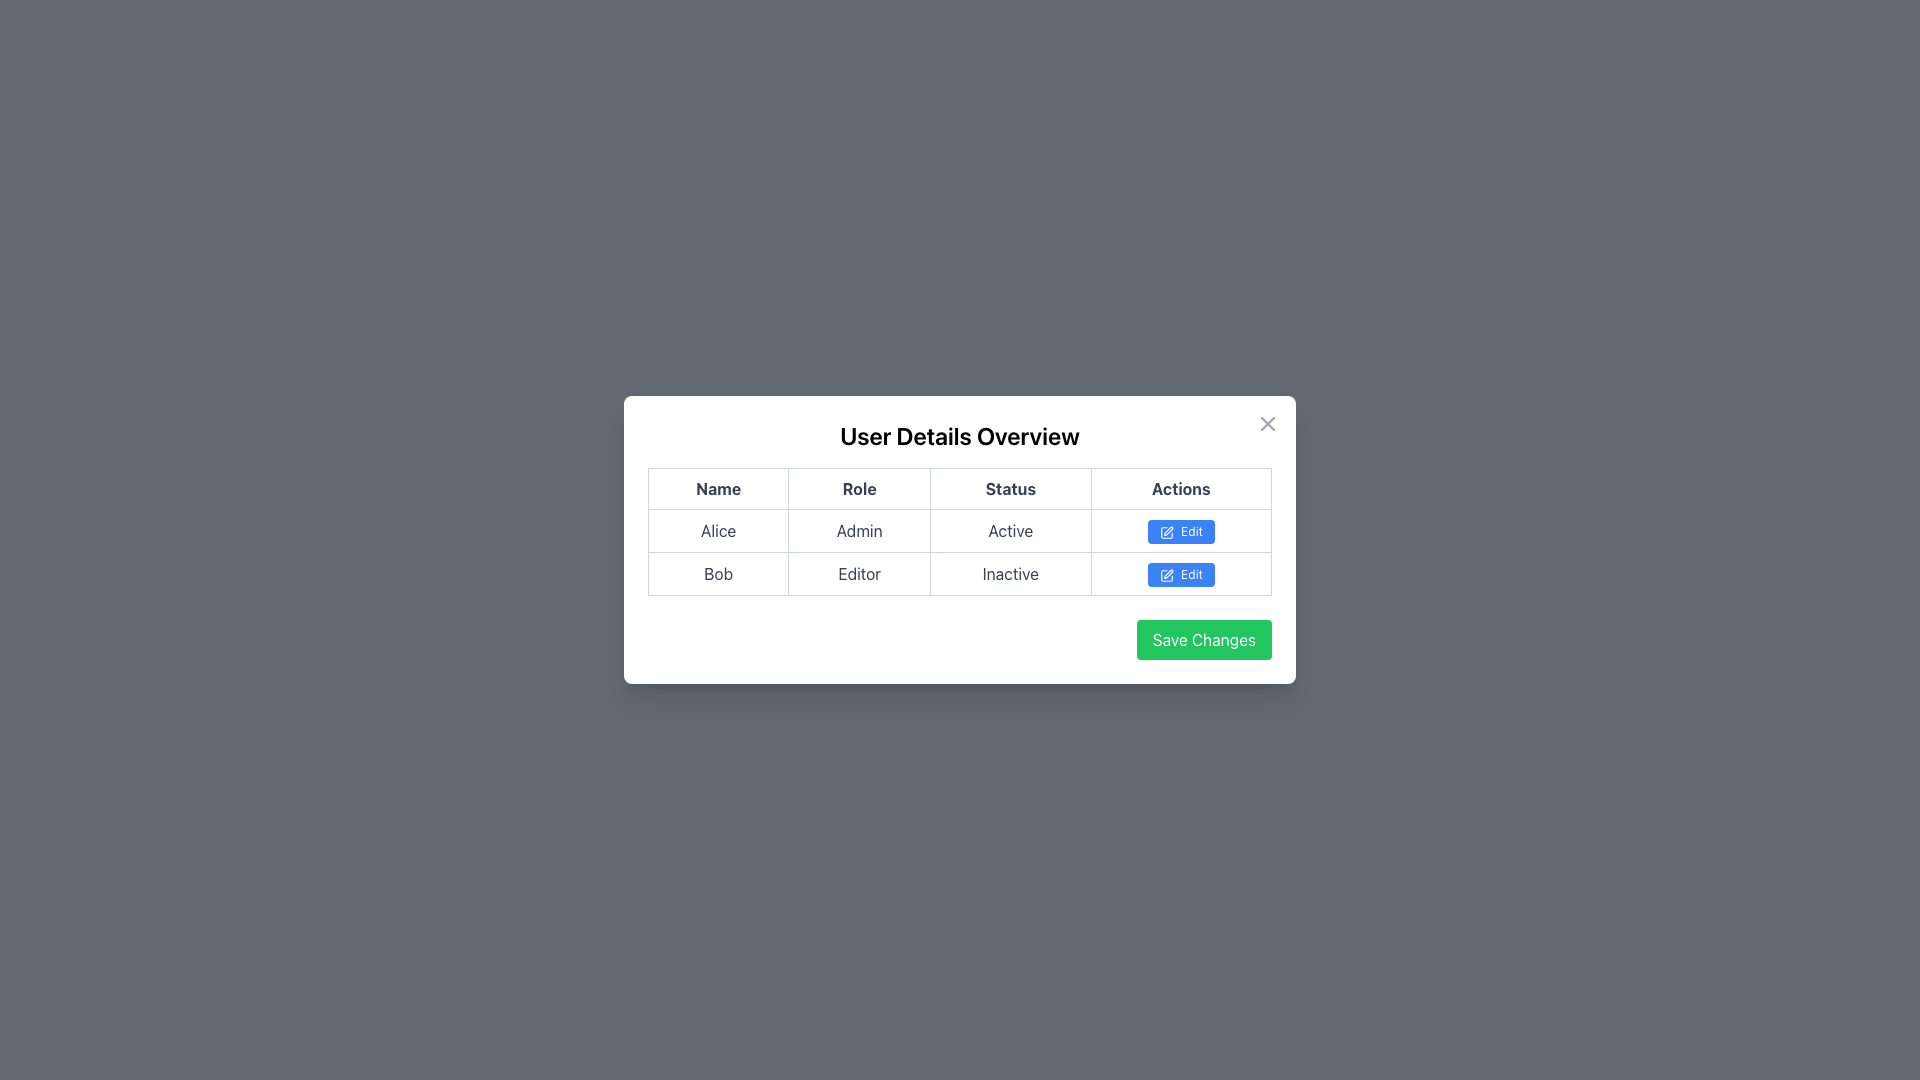 The image size is (1920, 1080). What do you see at coordinates (1166, 531) in the screenshot?
I see `the edit icon within the 'Edit' button located in the 'Actions' column of the second row for user 'Alice' to enable accessibility navigation` at bounding box center [1166, 531].